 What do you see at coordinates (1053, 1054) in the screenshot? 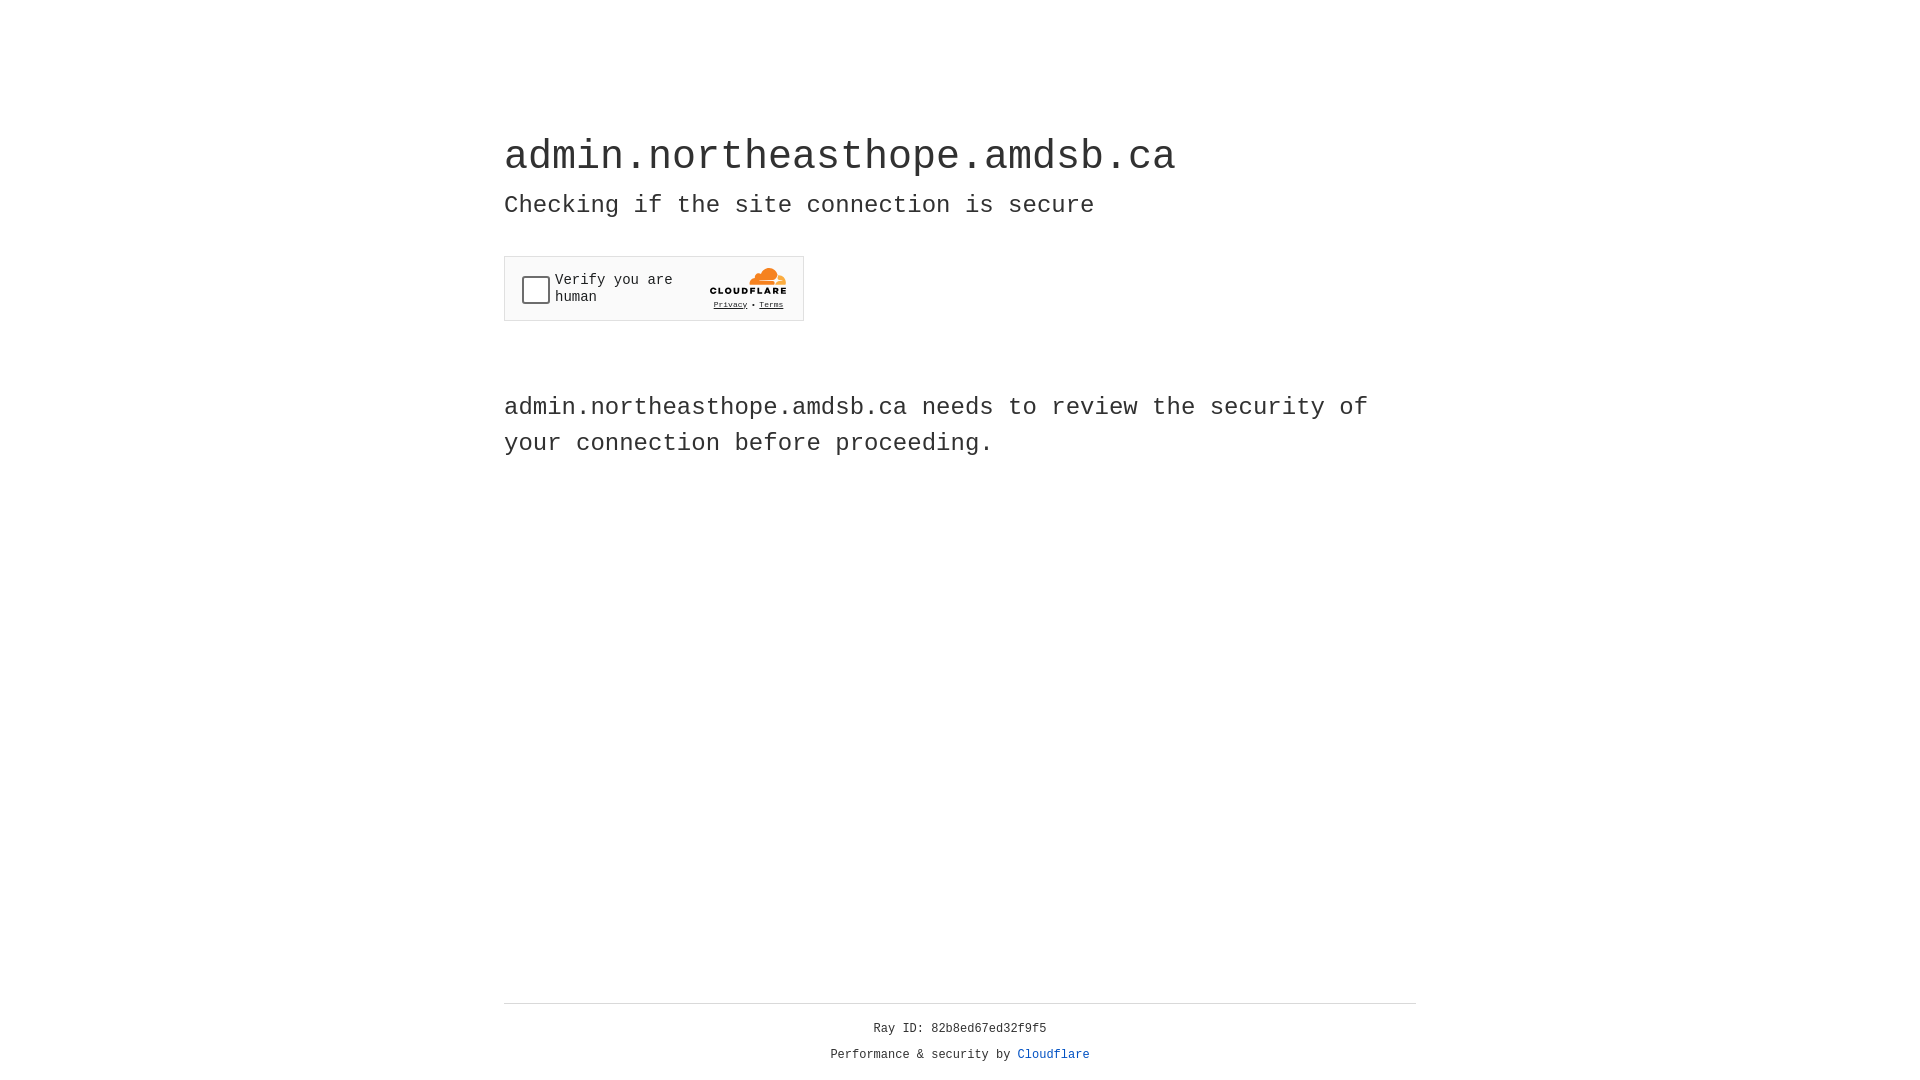
I see `'Cloudflare'` at bounding box center [1053, 1054].